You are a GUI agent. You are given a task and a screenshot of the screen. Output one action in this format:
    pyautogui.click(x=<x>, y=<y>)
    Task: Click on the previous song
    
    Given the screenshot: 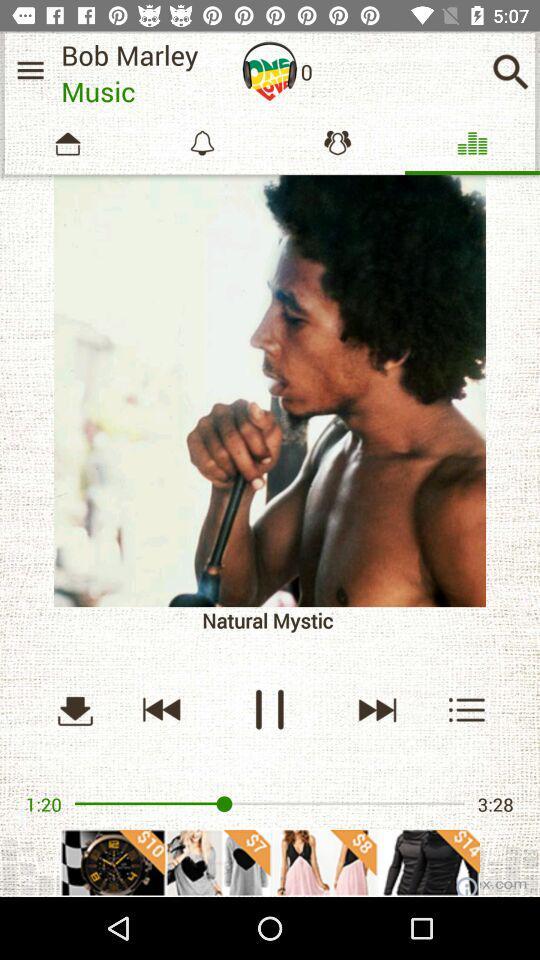 What is the action you would take?
    pyautogui.click(x=161, y=709)
    